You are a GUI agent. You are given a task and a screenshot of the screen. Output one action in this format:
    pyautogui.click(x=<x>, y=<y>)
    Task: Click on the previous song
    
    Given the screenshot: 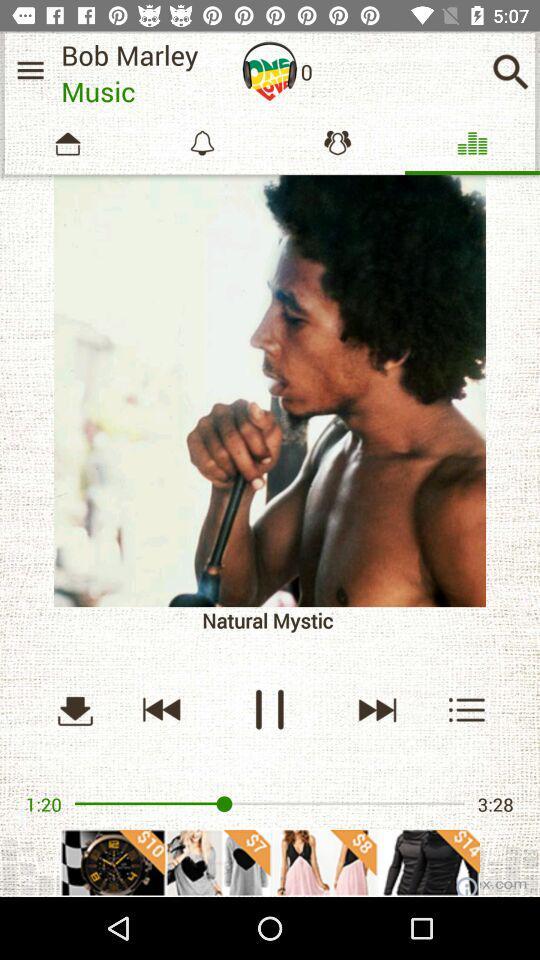 What is the action you would take?
    pyautogui.click(x=161, y=709)
    